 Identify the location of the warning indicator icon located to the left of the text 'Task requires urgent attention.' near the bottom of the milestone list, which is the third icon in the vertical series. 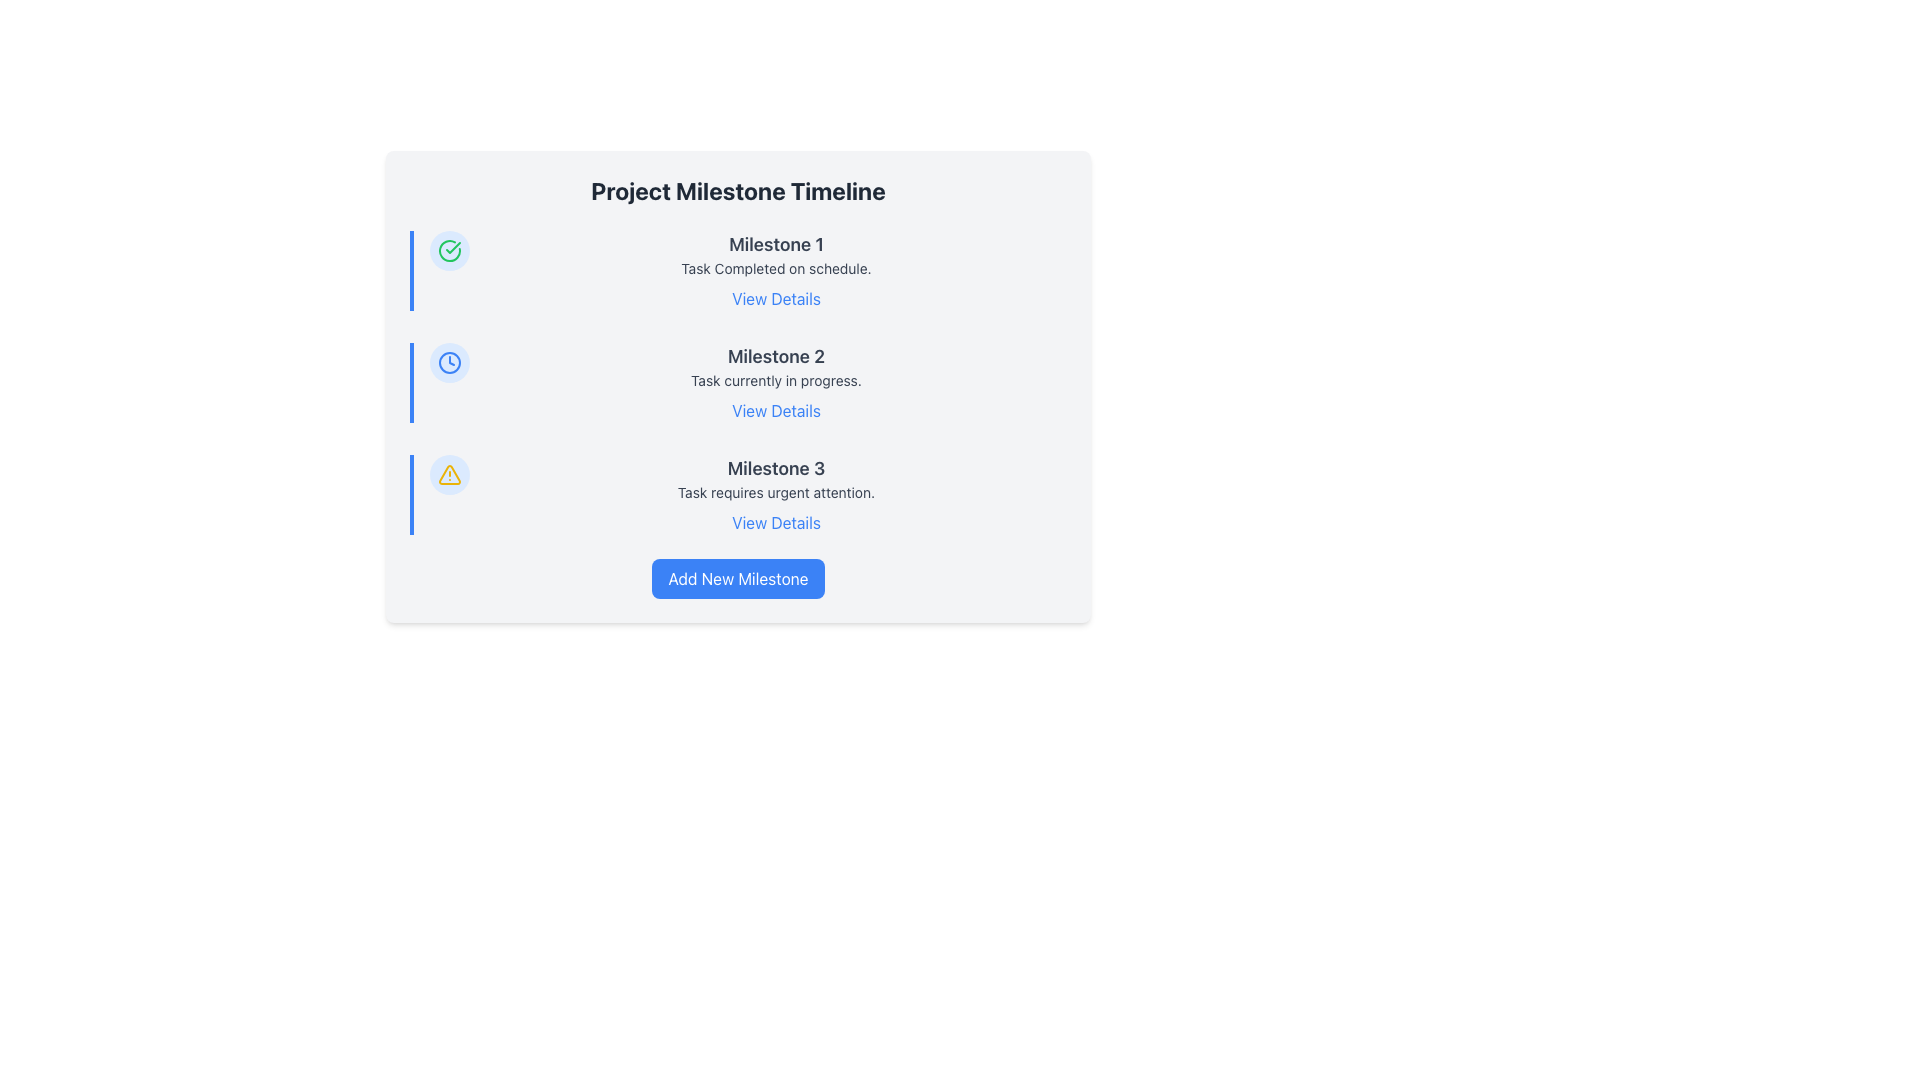
(449, 474).